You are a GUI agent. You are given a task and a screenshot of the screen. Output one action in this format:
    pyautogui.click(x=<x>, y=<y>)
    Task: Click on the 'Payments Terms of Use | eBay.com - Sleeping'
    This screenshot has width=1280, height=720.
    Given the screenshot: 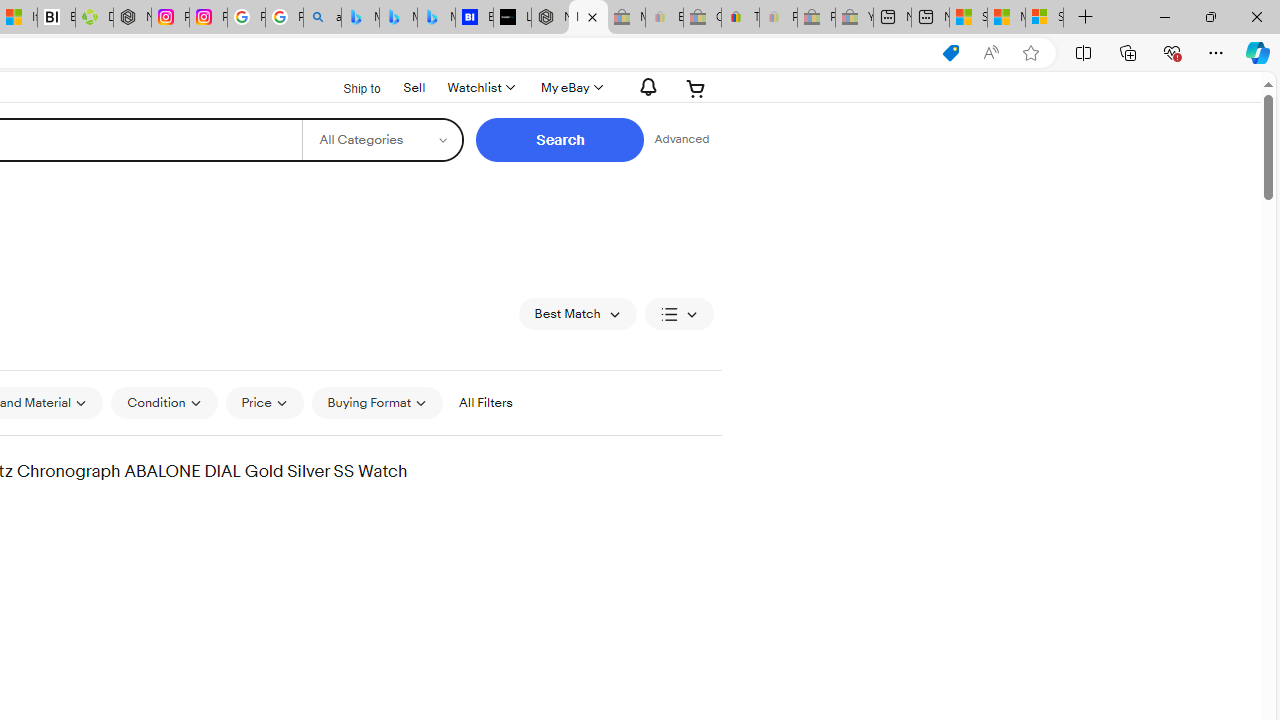 What is the action you would take?
    pyautogui.click(x=777, y=17)
    